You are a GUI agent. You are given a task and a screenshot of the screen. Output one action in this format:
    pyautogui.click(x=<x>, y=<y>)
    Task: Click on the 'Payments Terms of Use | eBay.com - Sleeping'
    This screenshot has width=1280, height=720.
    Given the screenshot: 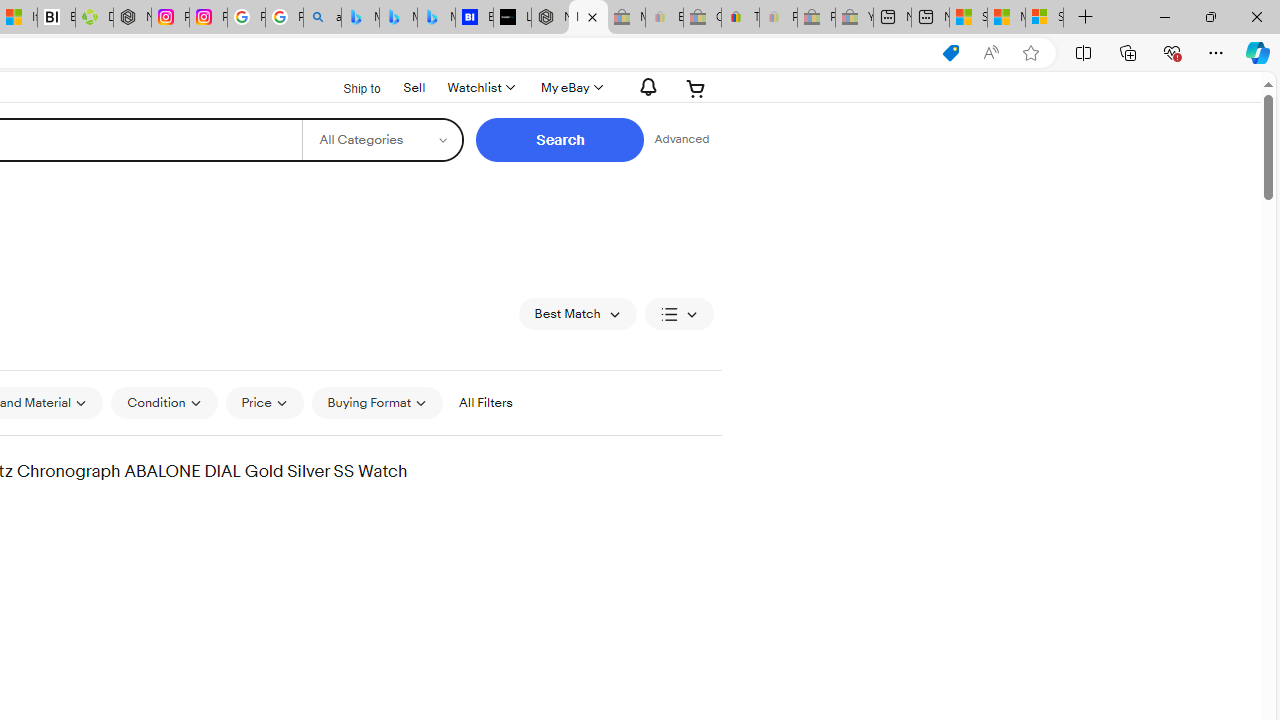 What is the action you would take?
    pyautogui.click(x=777, y=17)
    